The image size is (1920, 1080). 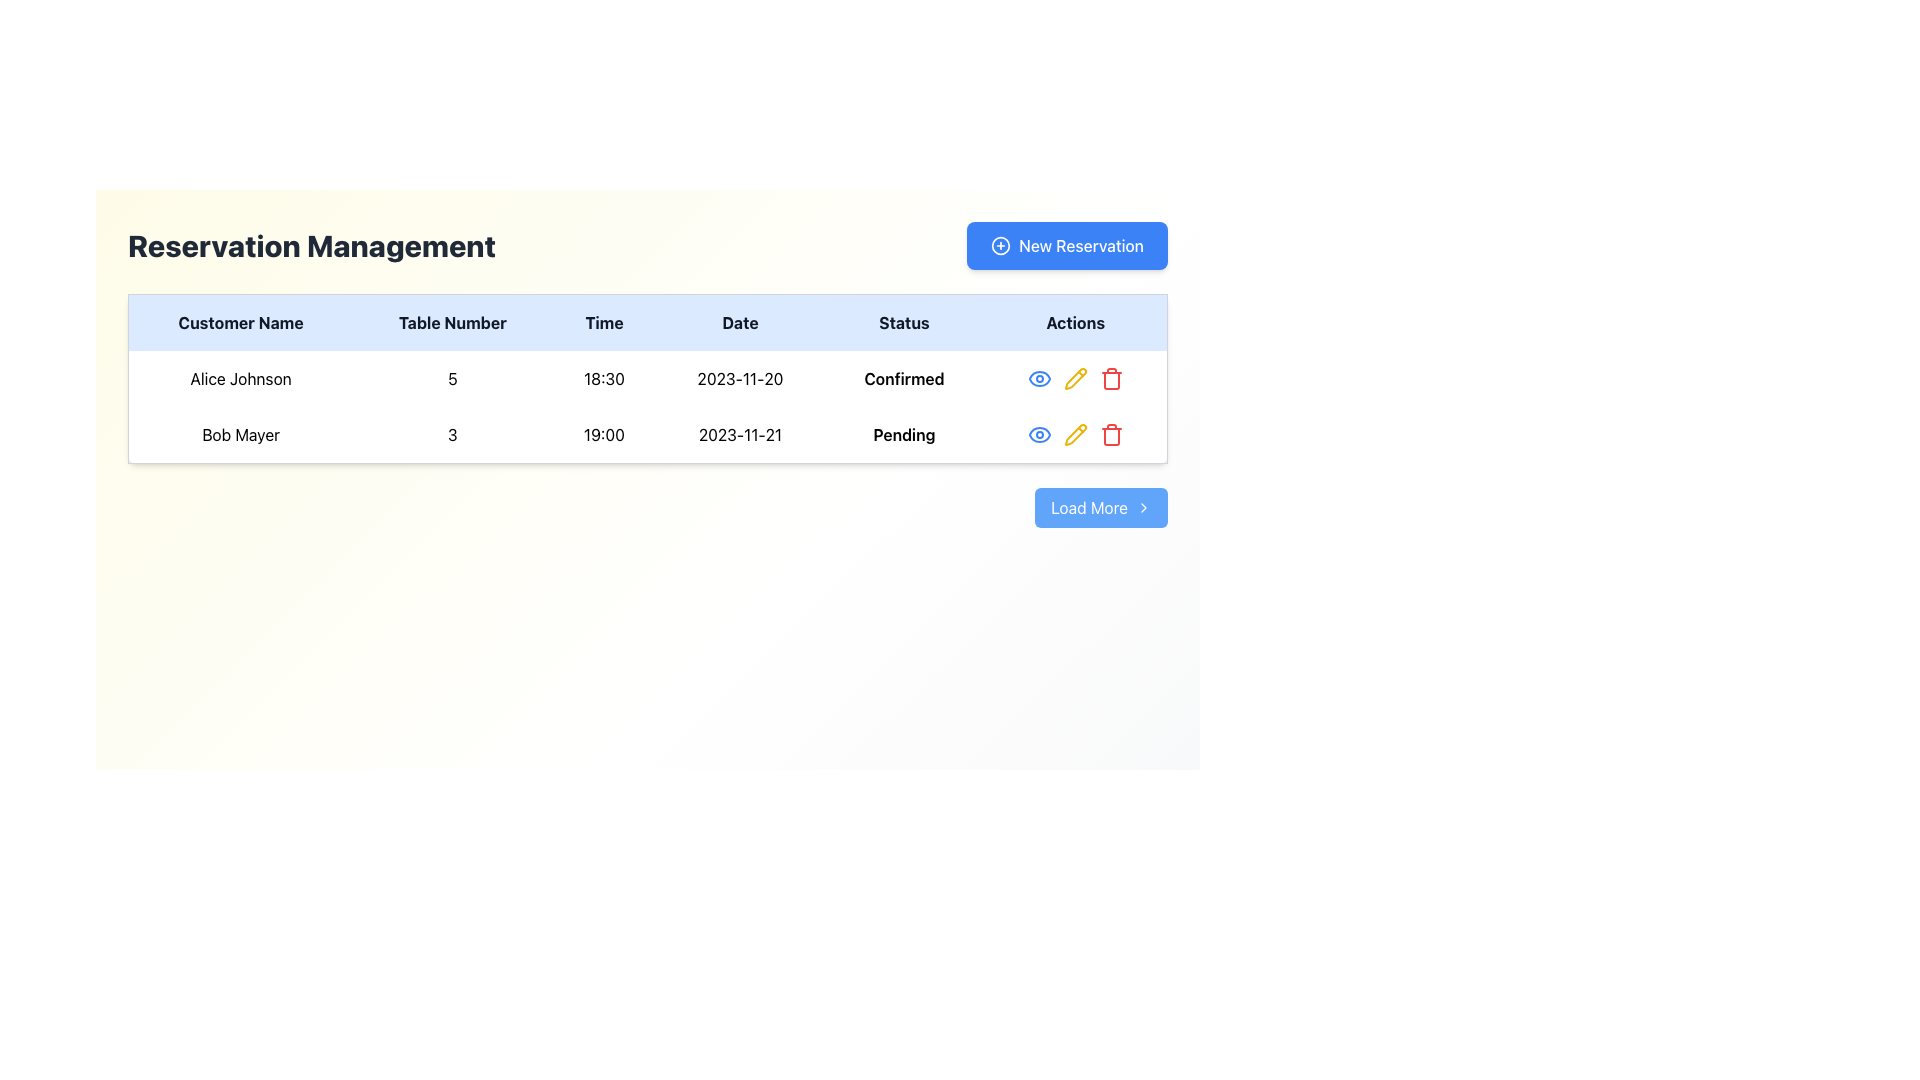 What do you see at coordinates (1074, 378) in the screenshot?
I see `the edit icon located in the second row of the 'Actions' column for Bob Mayer's reservation, adjacent to the 'Pending' status` at bounding box center [1074, 378].